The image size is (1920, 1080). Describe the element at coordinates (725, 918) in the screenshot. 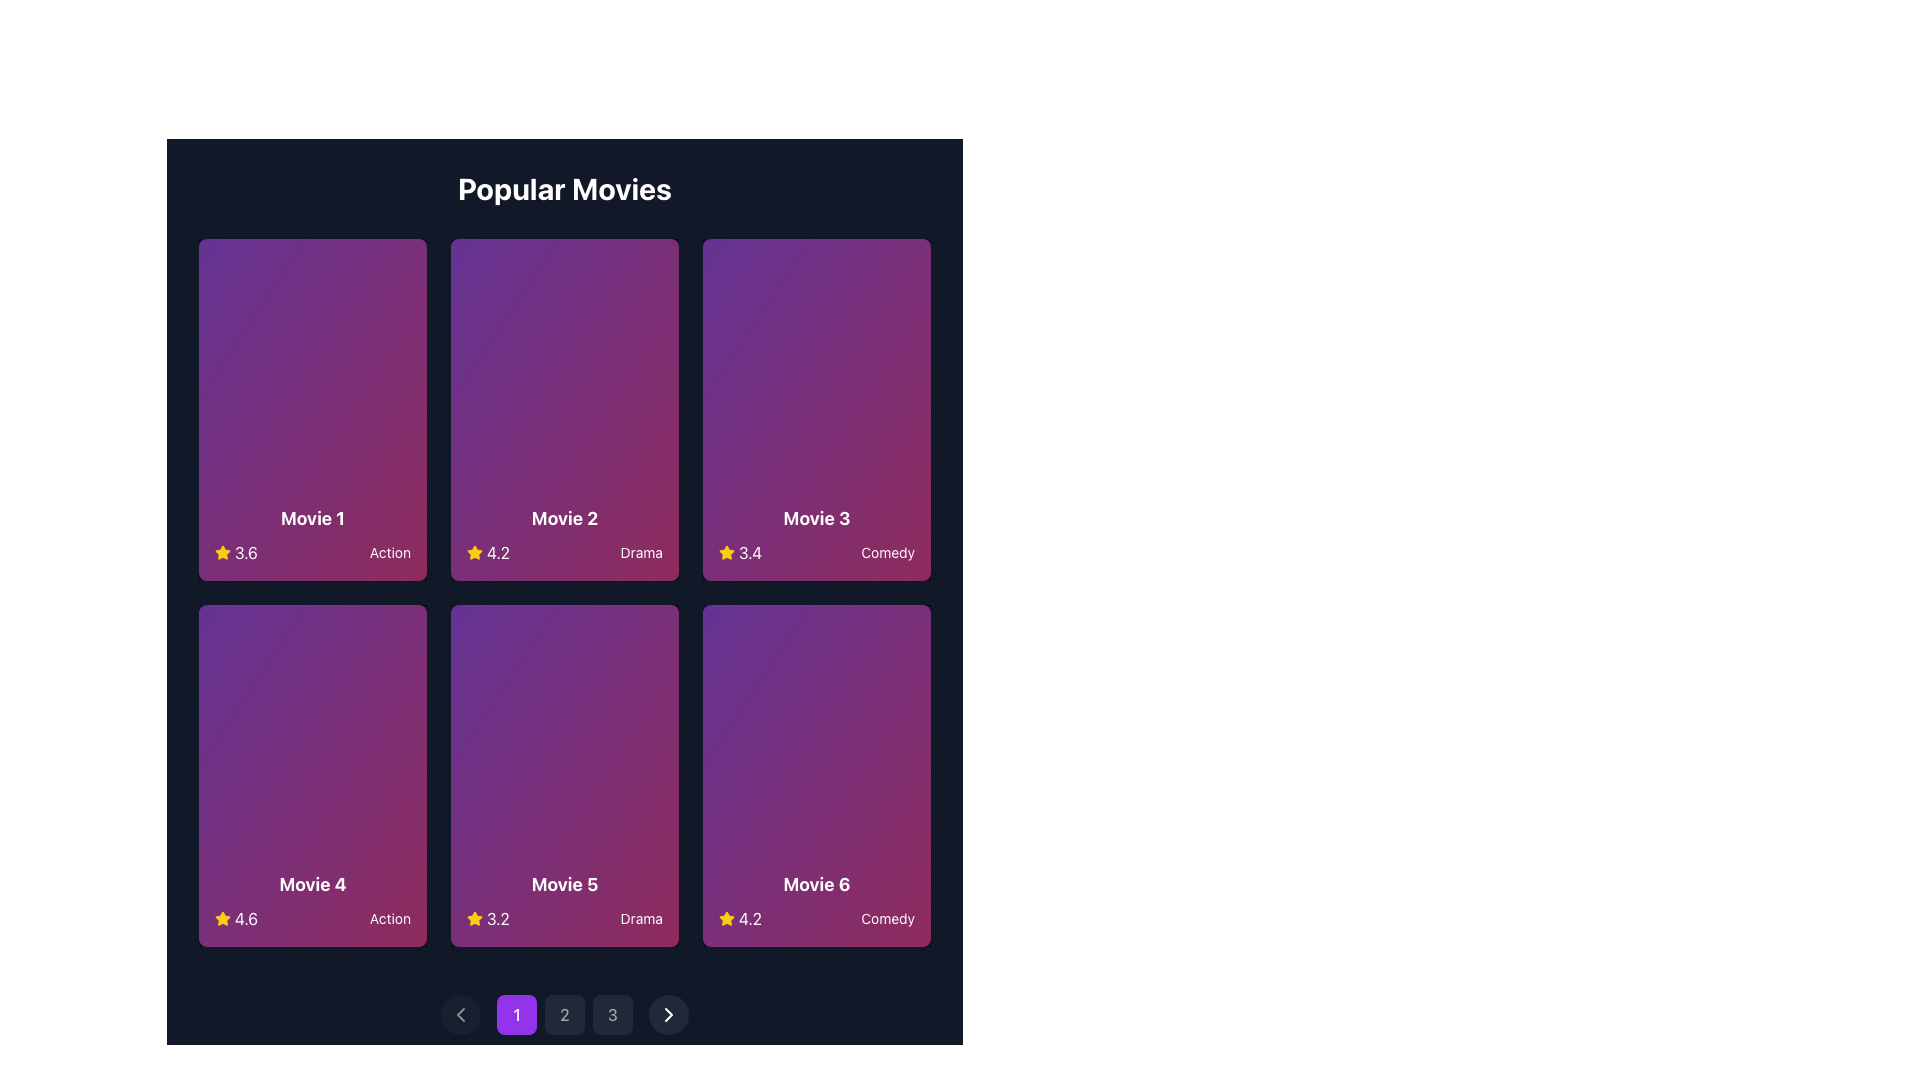

I see `the star rating icon located in the bottom-right corner of the 'Movie 6' card, adjacent to the rating number '4.2'` at that location.